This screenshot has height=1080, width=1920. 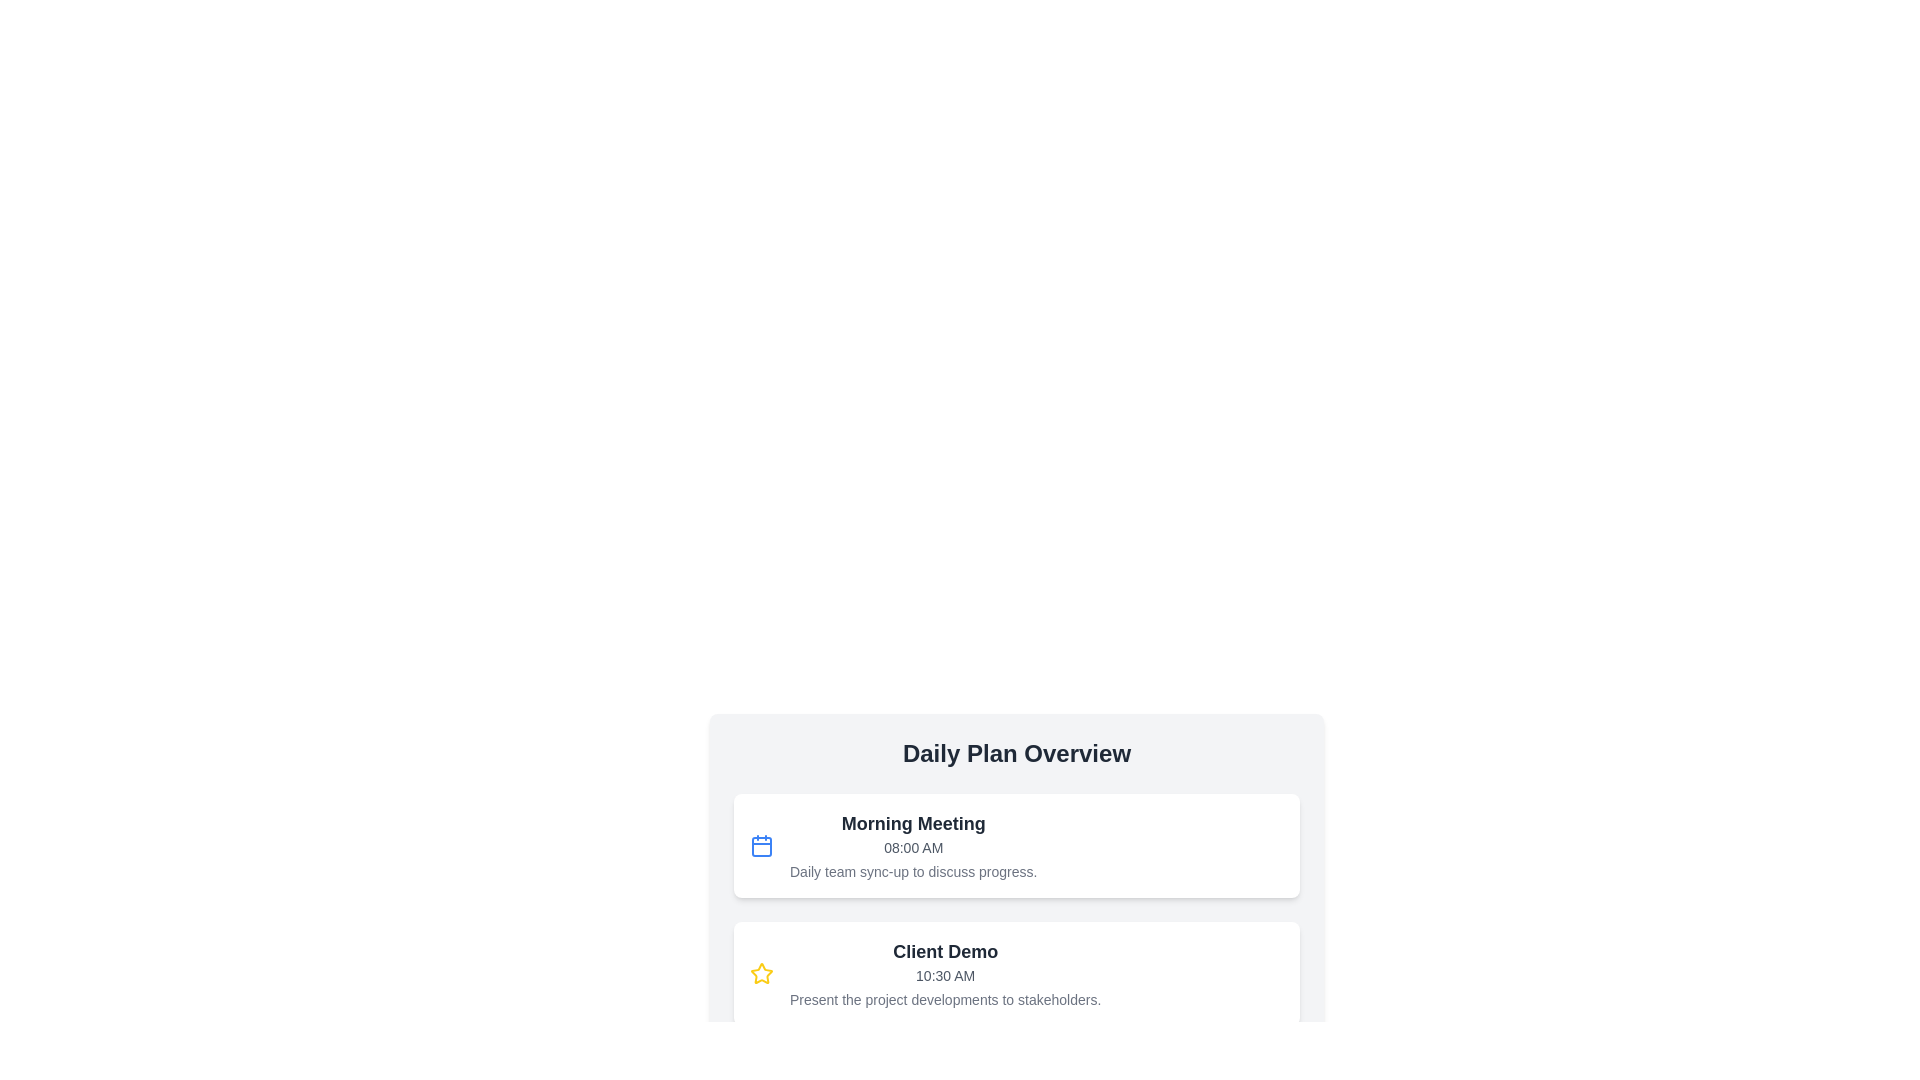 What do you see at coordinates (761, 973) in the screenshot?
I see `the star icon element styled in yellow, positioned to the left of the 'Client Demo' text in the scheduling interface` at bounding box center [761, 973].